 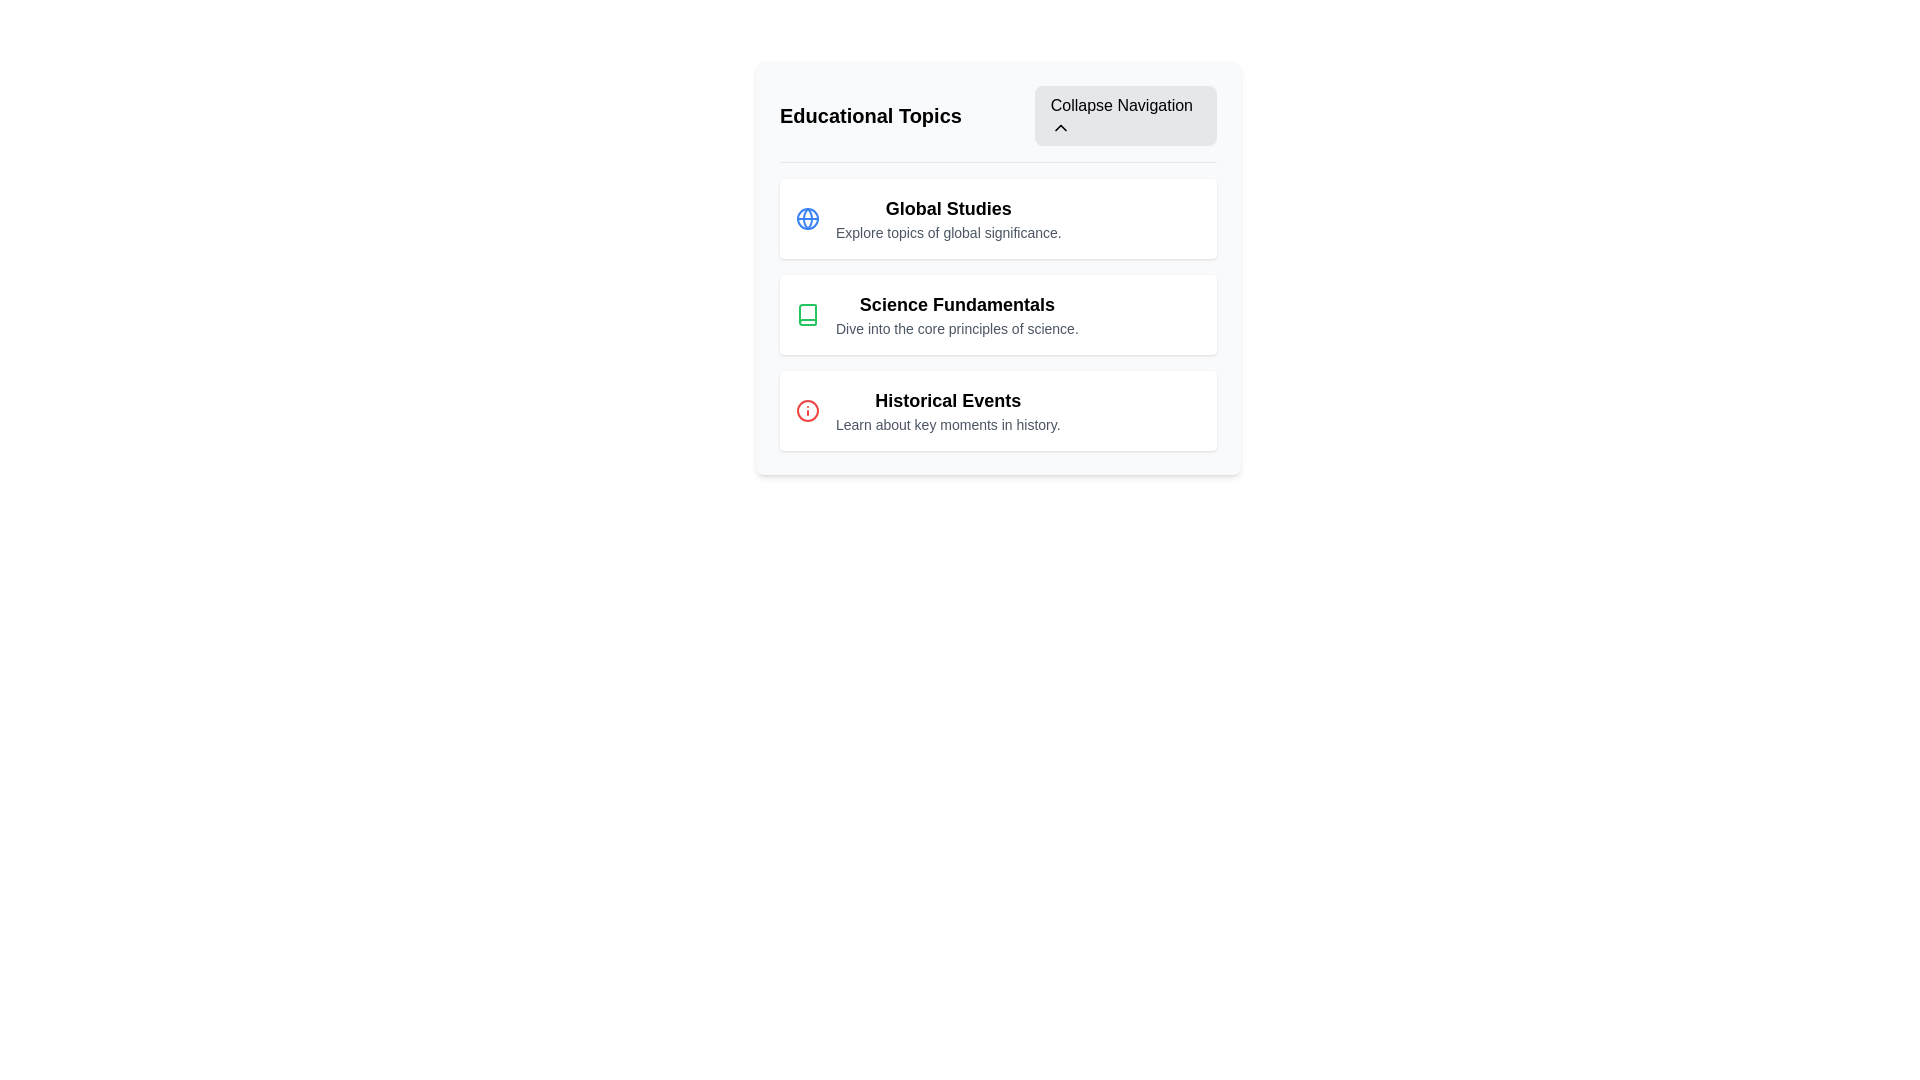 I want to click on the non-interactive heading text labeled 'Global Studies' which is located at the top of the 'Educational Topics' panel, within the first item of the structured list, so click(x=947, y=208).